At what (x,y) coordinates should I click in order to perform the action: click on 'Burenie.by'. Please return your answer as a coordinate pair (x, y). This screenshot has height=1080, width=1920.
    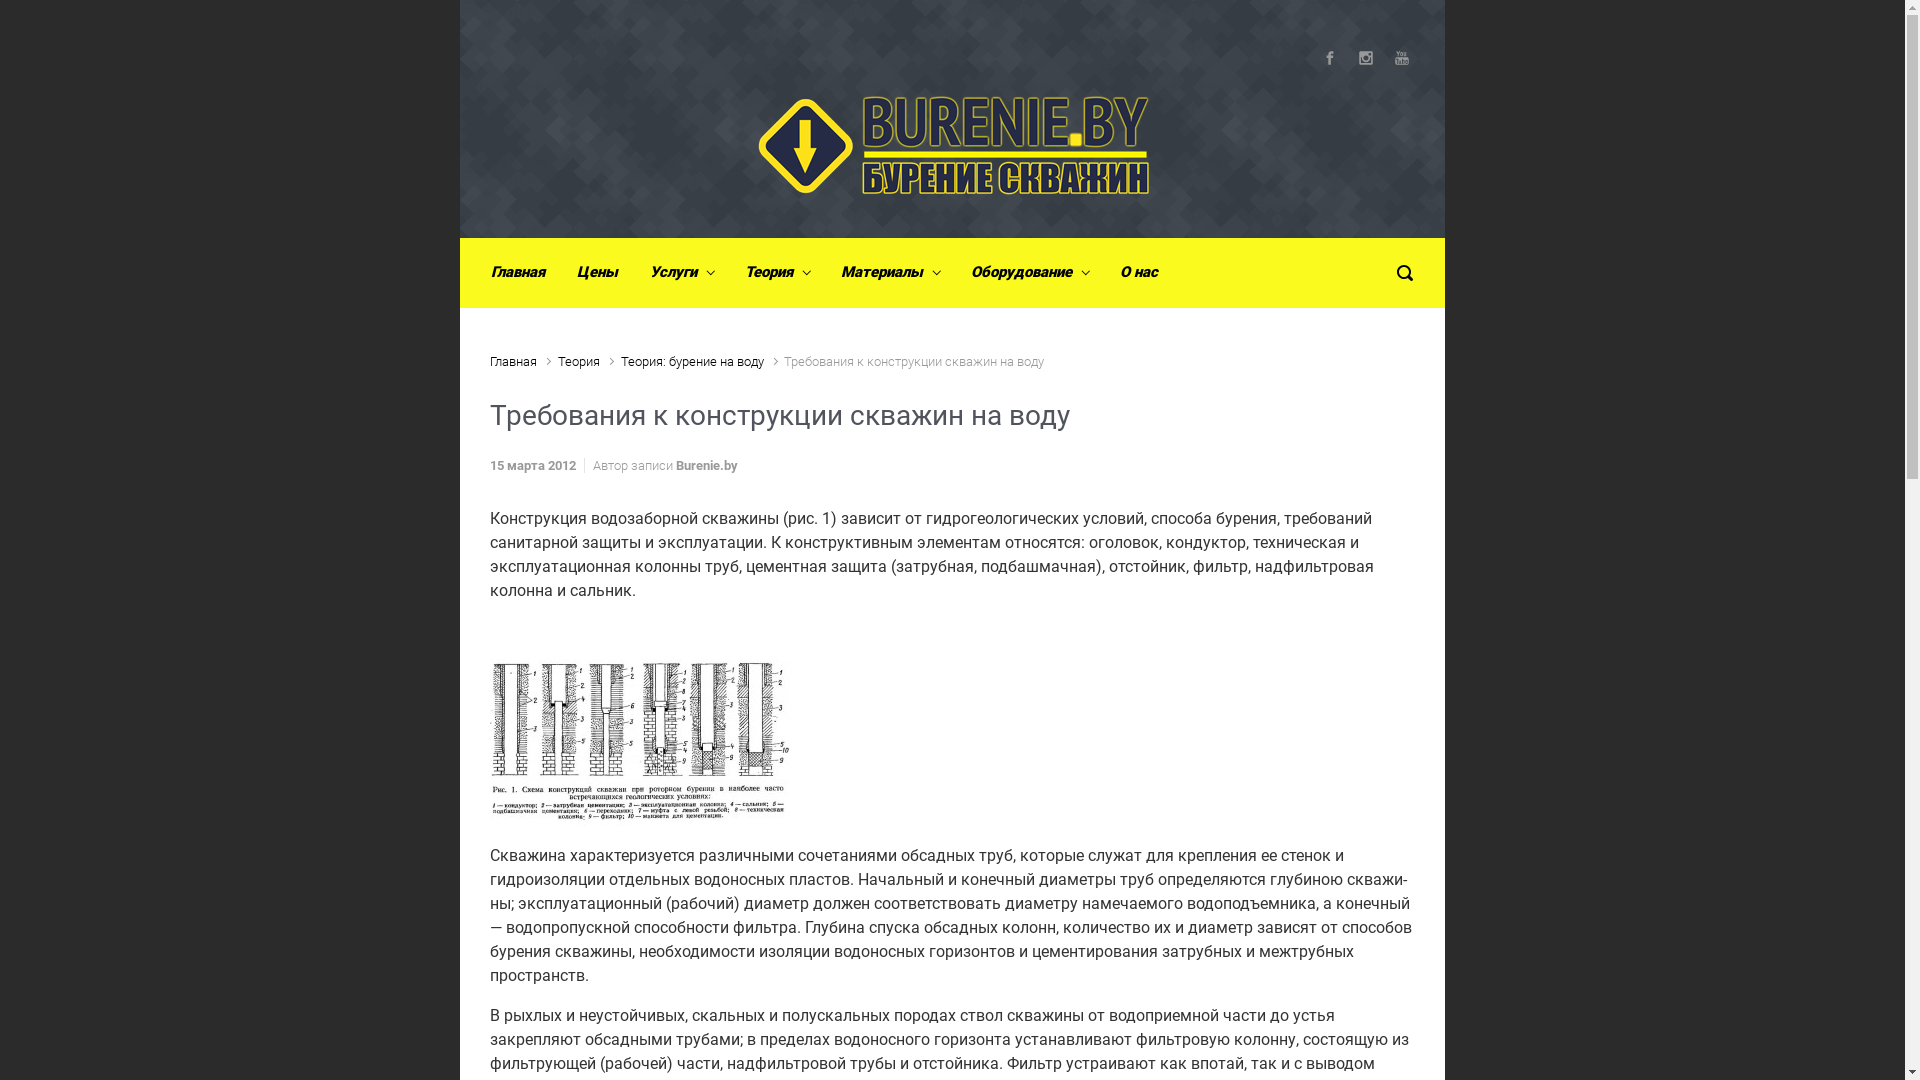
    Looking at the image, I should click on (676, 465).